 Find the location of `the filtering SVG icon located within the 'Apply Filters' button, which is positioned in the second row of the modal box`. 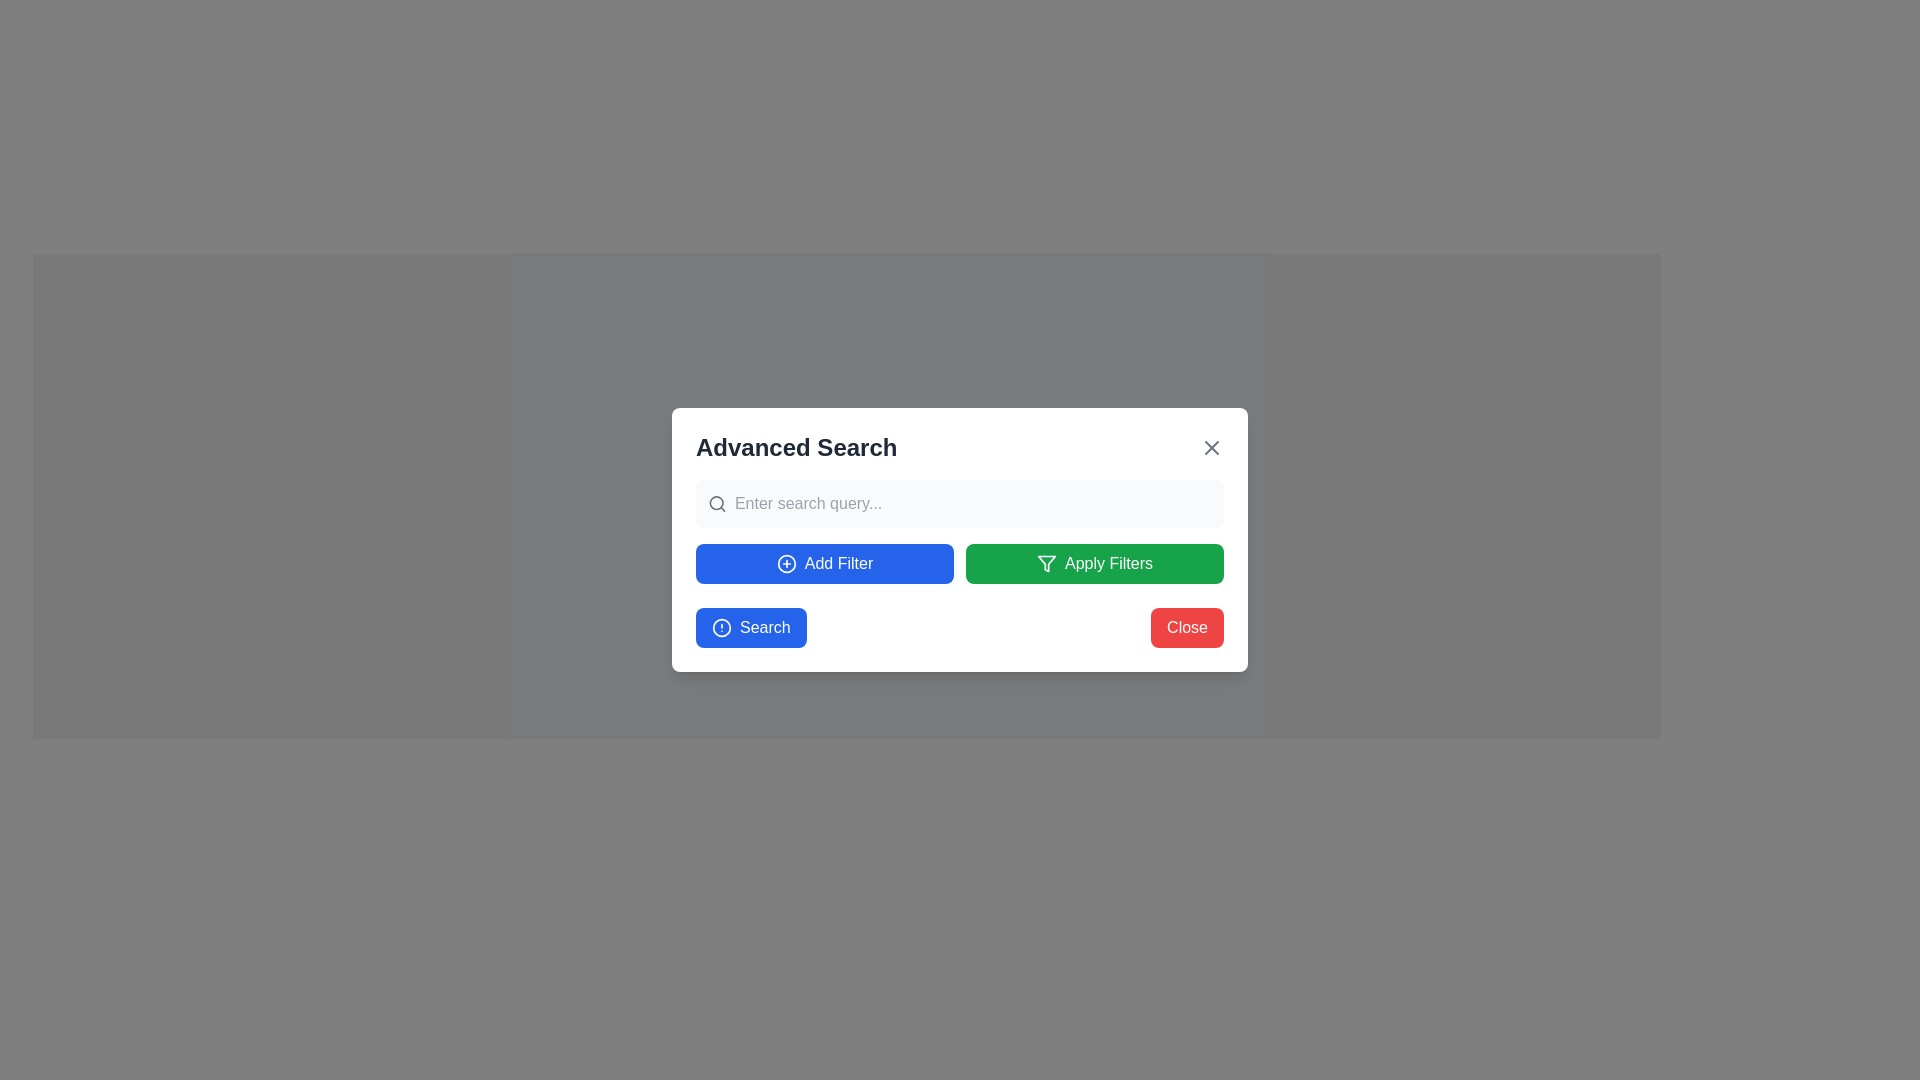

the filtering SVG icon located within the 'Apply Filters' button, which is positioned in the second row of the modal box is located at coordinates (1045, 563).